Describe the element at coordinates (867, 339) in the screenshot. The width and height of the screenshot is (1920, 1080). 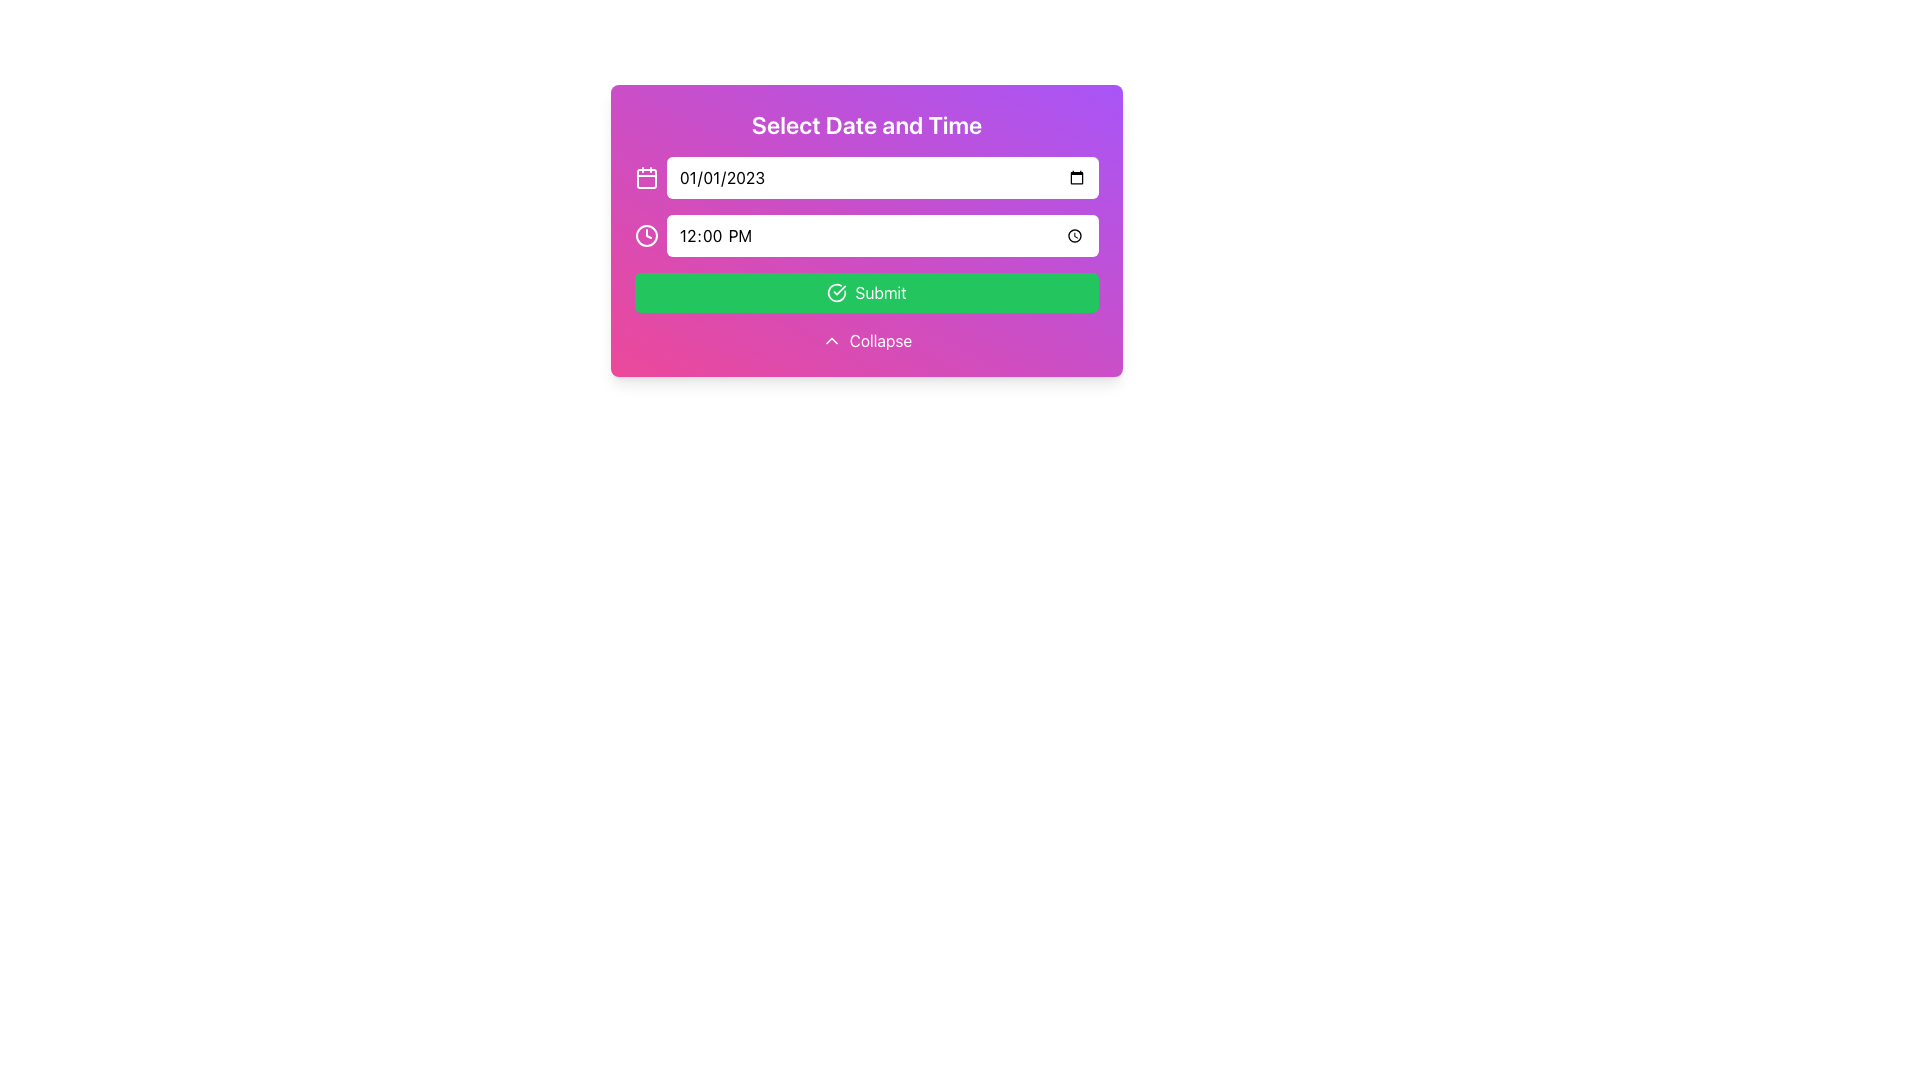
I see `the 'Collapse' button located at the bottom of the purple panel, which features an upward chevron icon and white text` at that location.